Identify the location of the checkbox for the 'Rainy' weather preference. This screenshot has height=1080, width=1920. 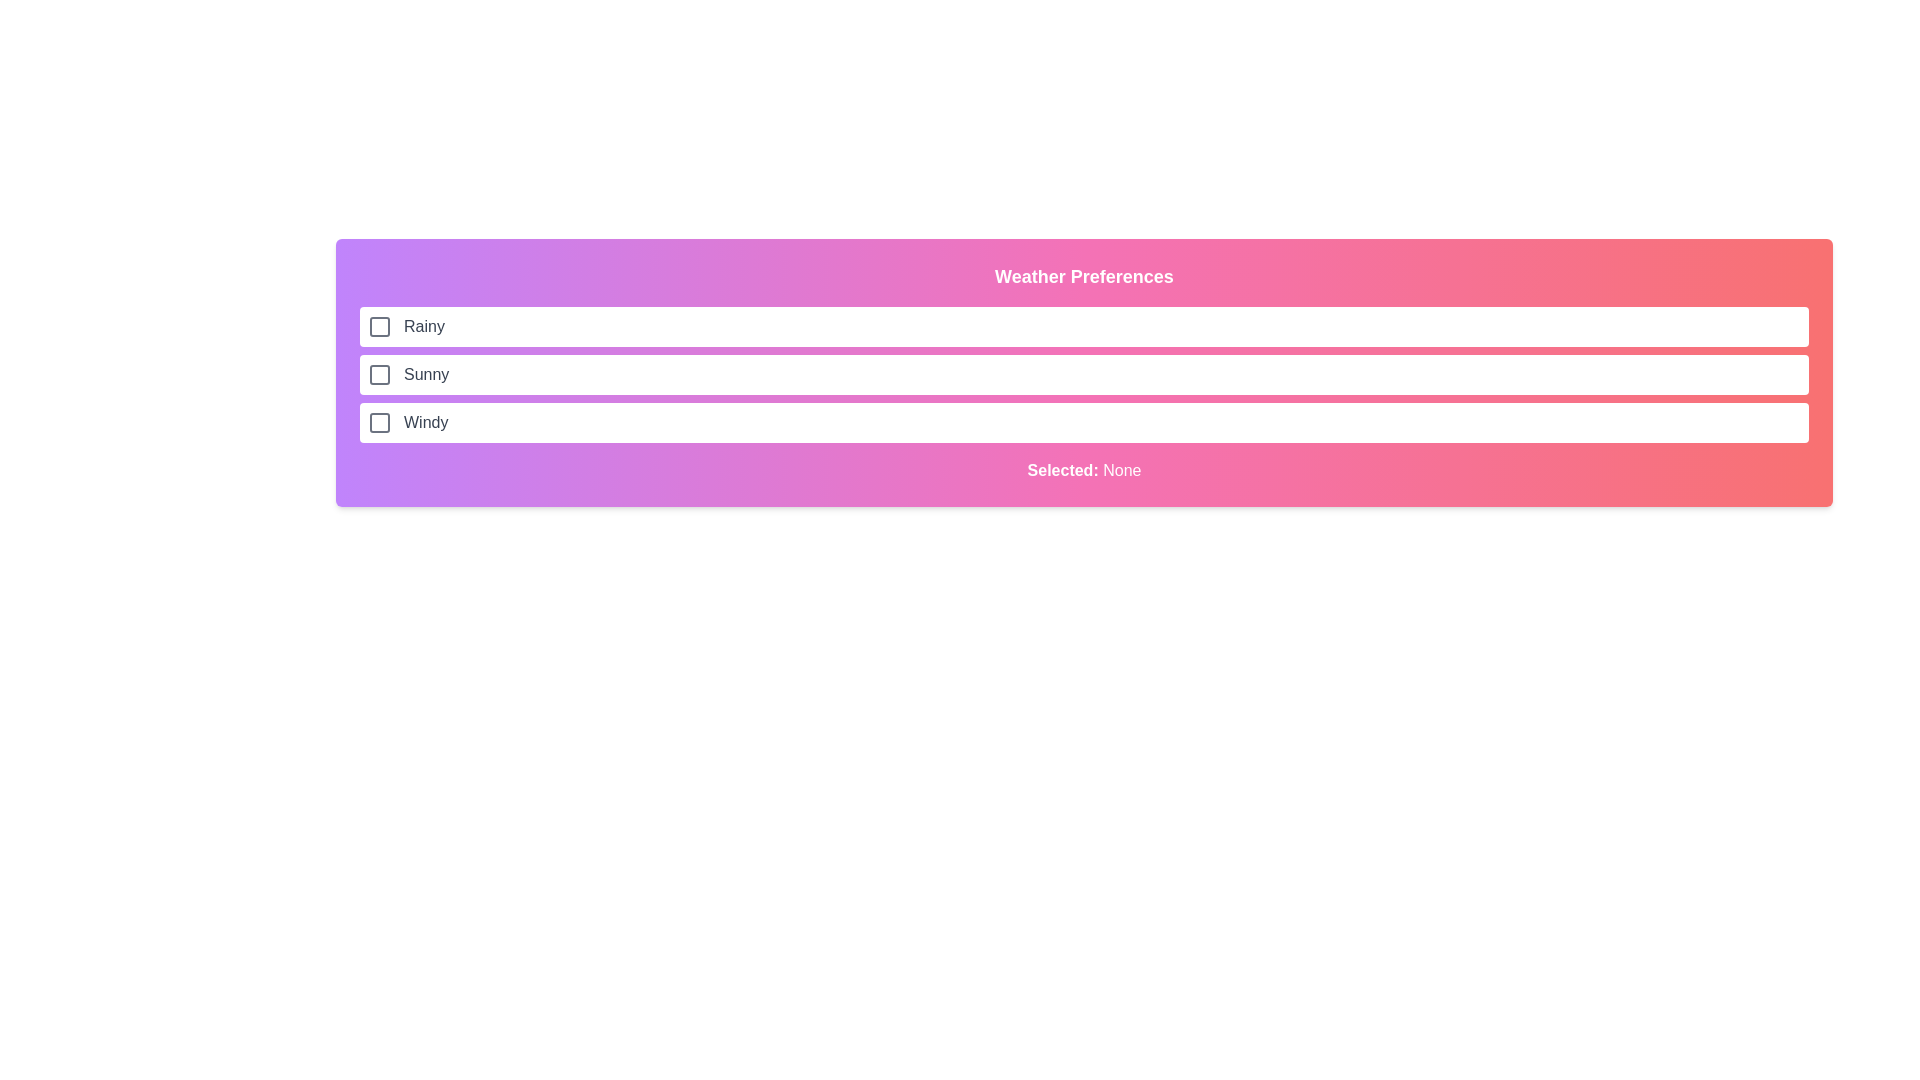
(379, 326).